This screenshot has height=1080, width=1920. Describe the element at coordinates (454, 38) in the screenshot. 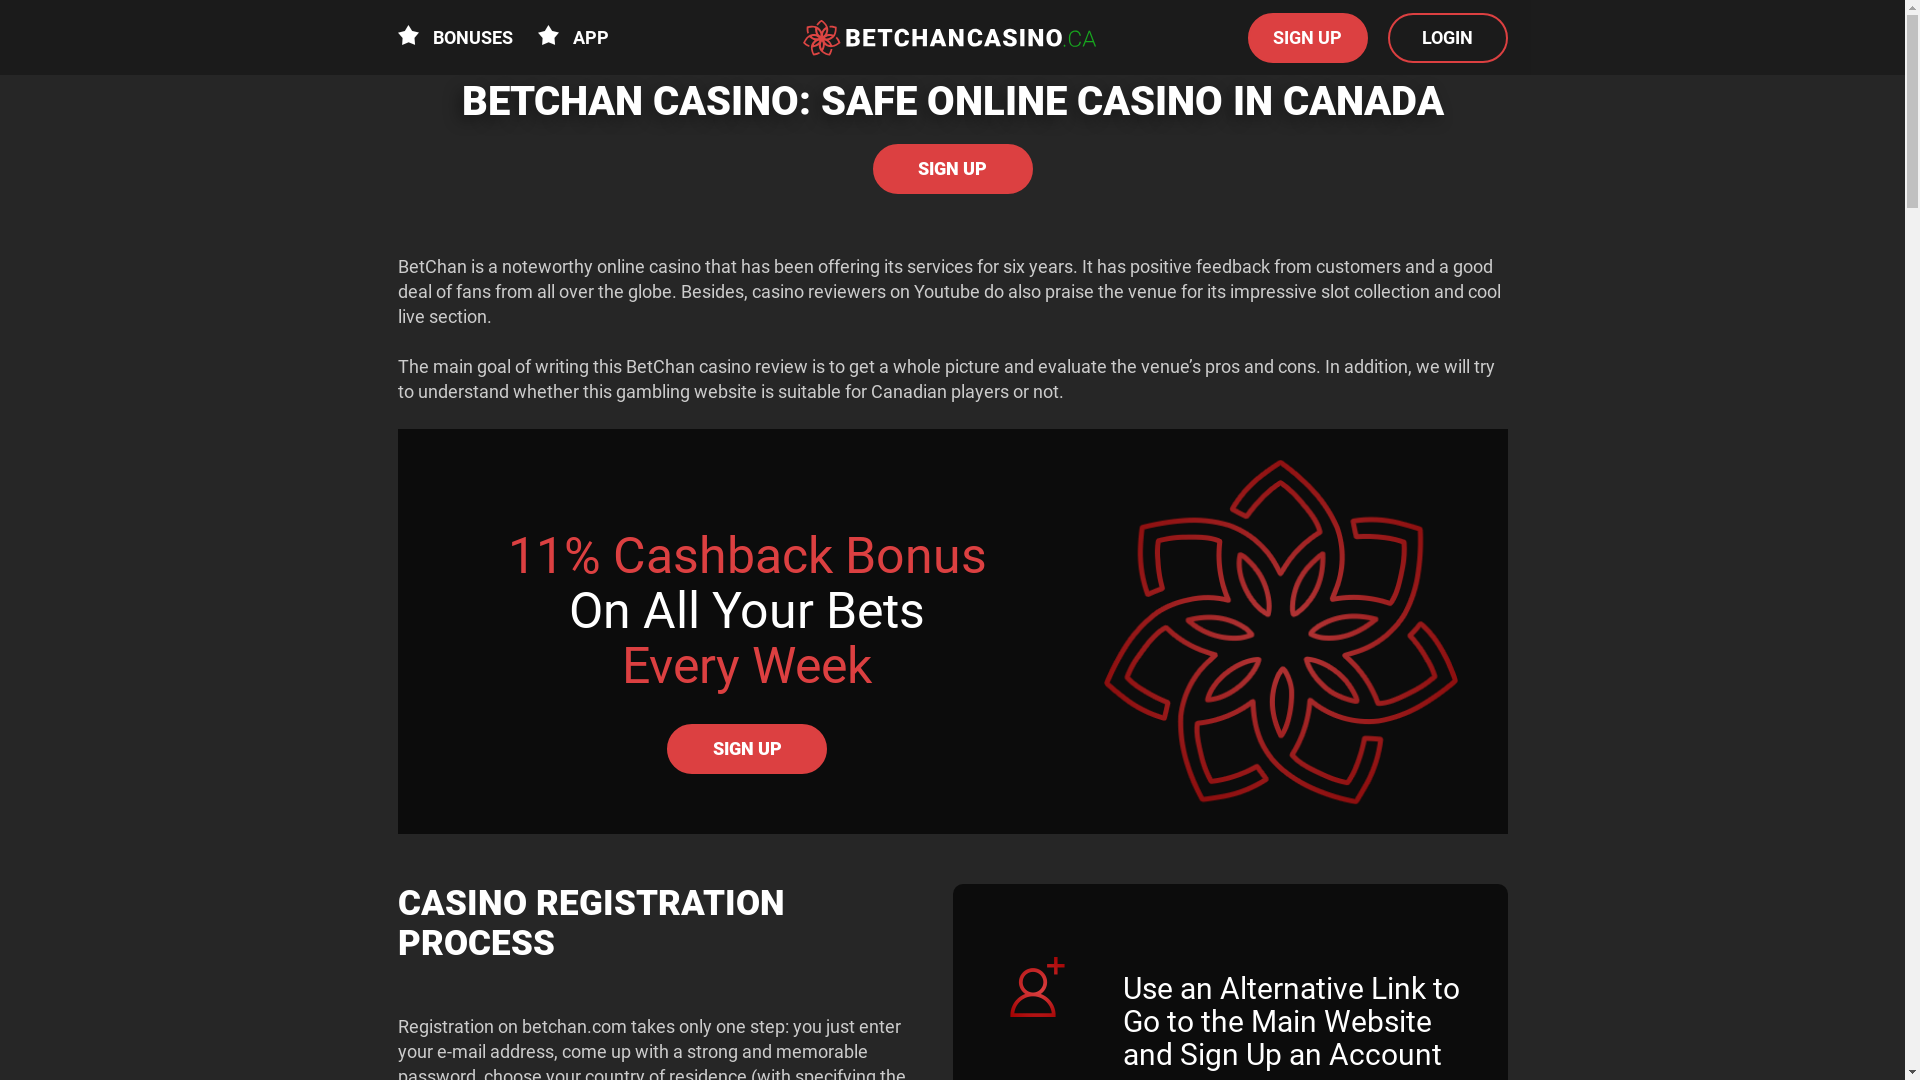

I see `'BONUSES'` at that location.